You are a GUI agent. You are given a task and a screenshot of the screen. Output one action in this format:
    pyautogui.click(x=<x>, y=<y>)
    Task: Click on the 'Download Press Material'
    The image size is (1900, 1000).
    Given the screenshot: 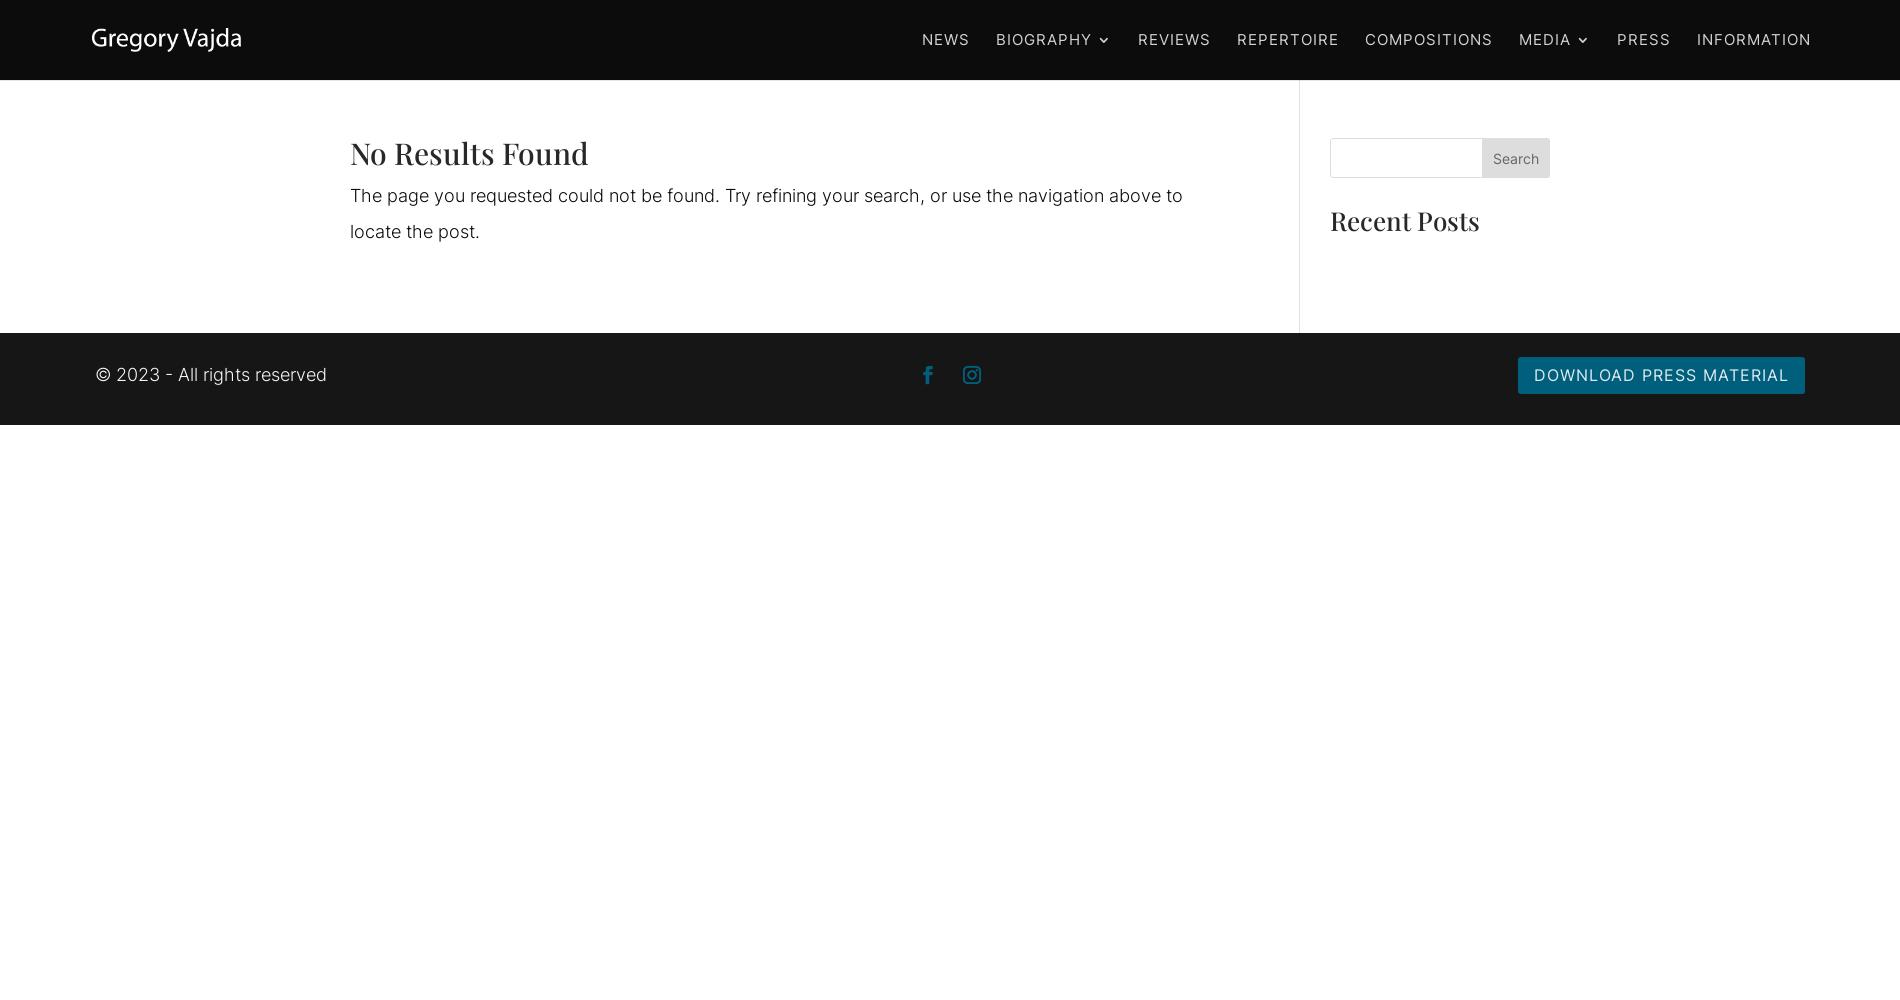 What is the action you would take?
    pyautogui.click(x=1660, y=375)
    